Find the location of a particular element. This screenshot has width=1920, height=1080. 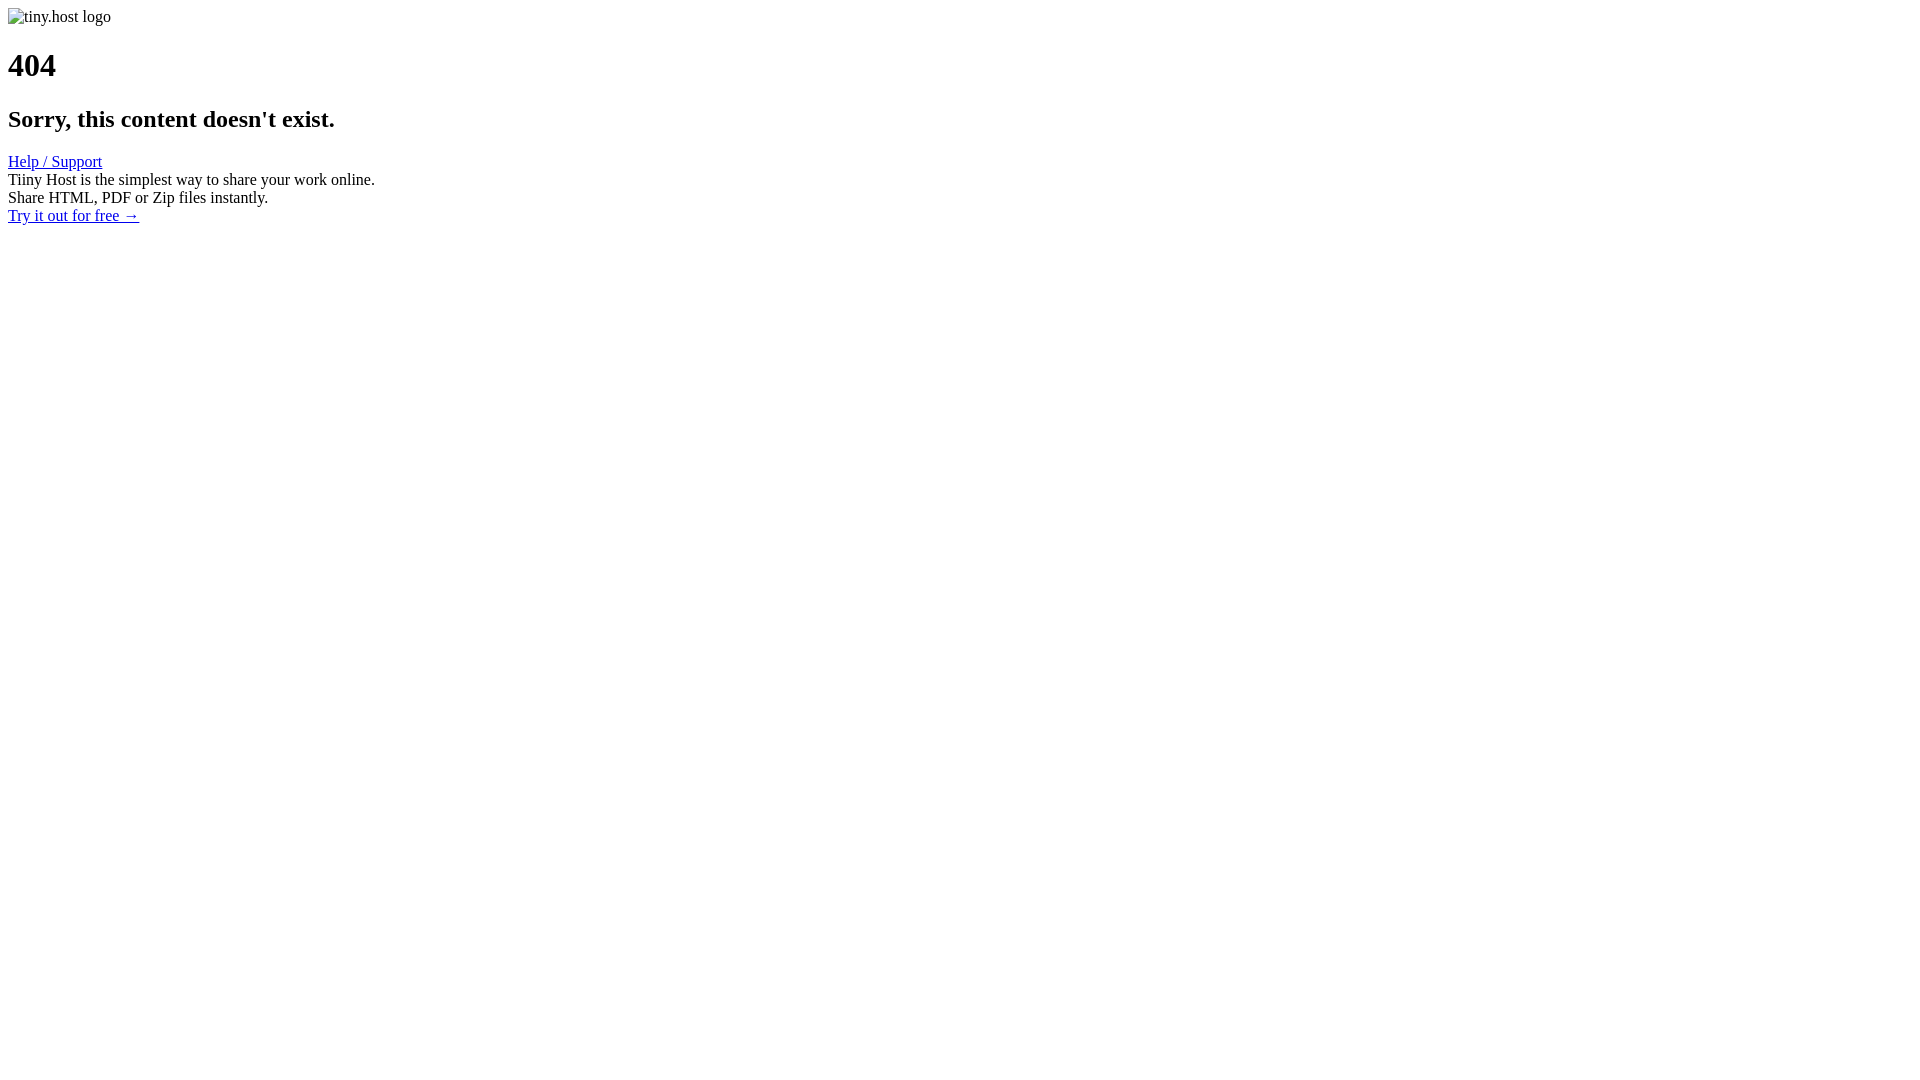

'Help / Support' is located at coordinates (54, 160).